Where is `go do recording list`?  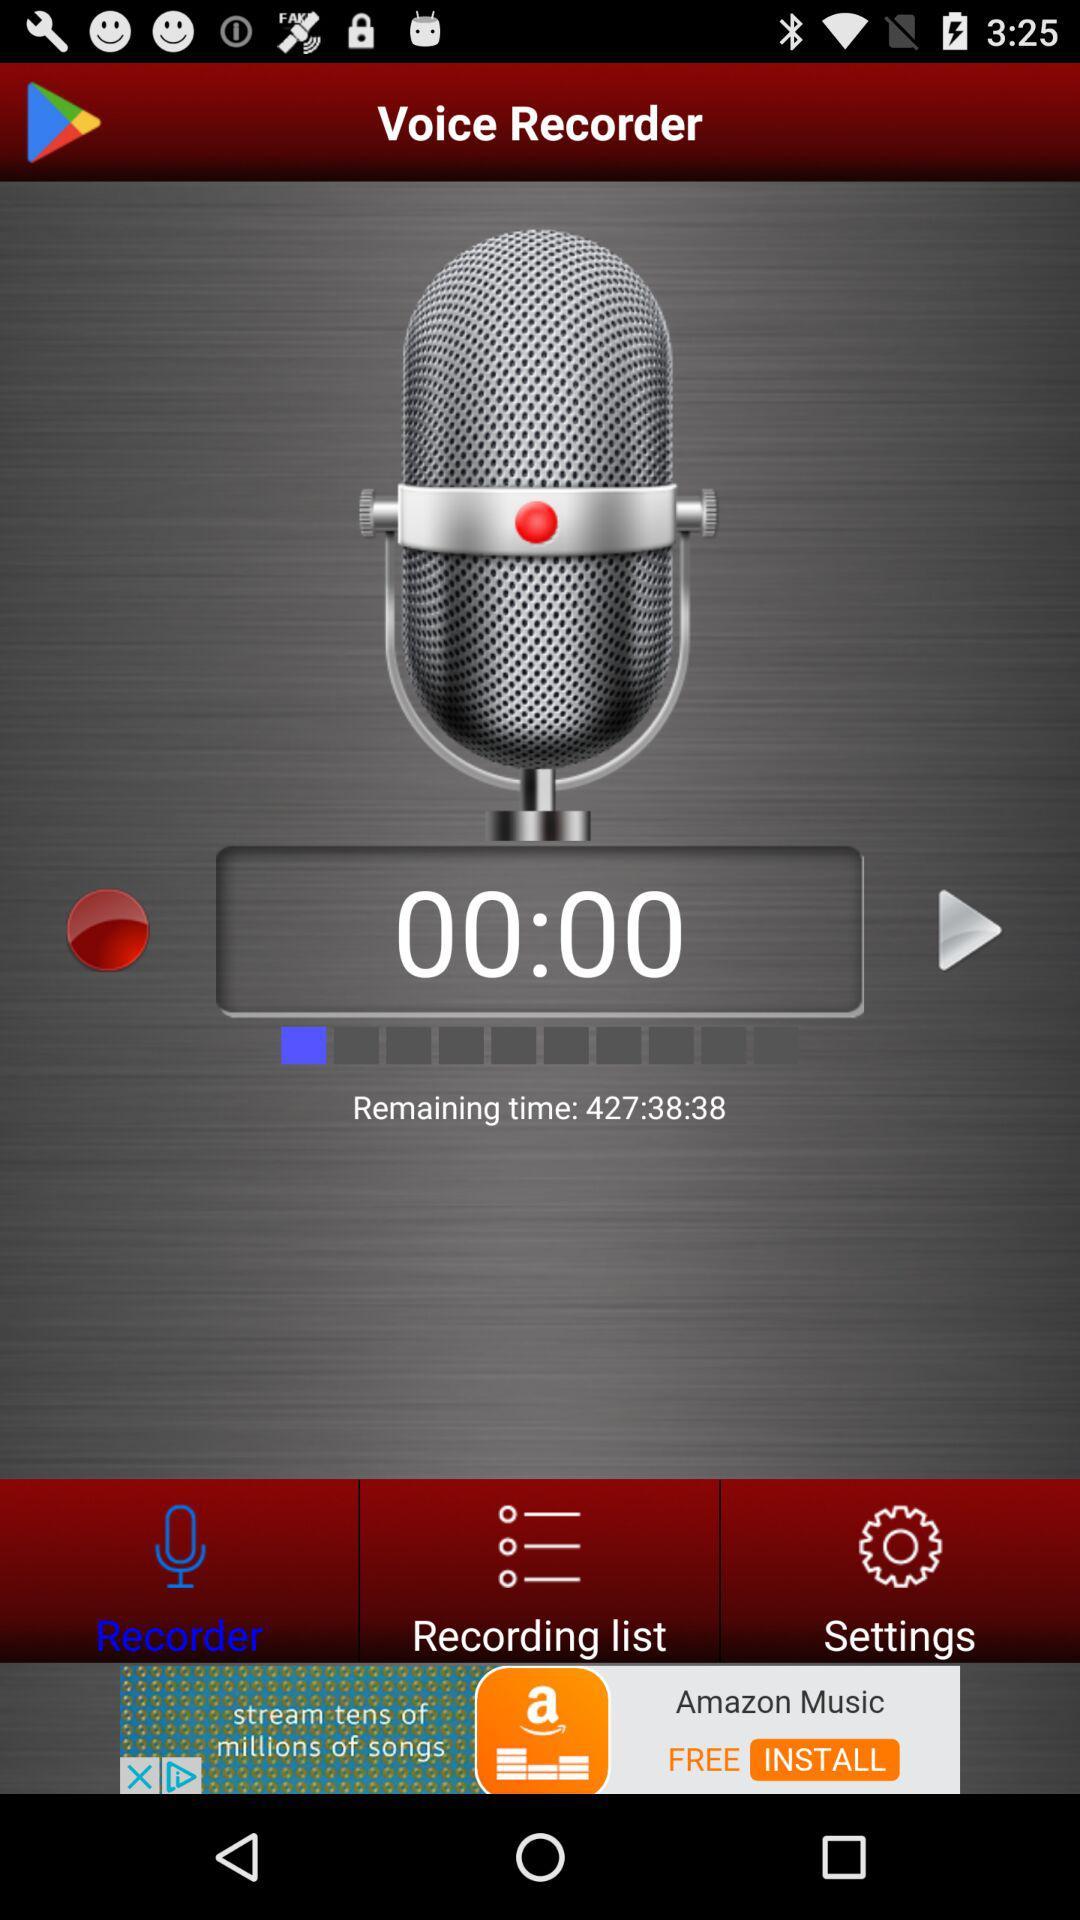 go do recording list is located at coordinates (538, 1569).